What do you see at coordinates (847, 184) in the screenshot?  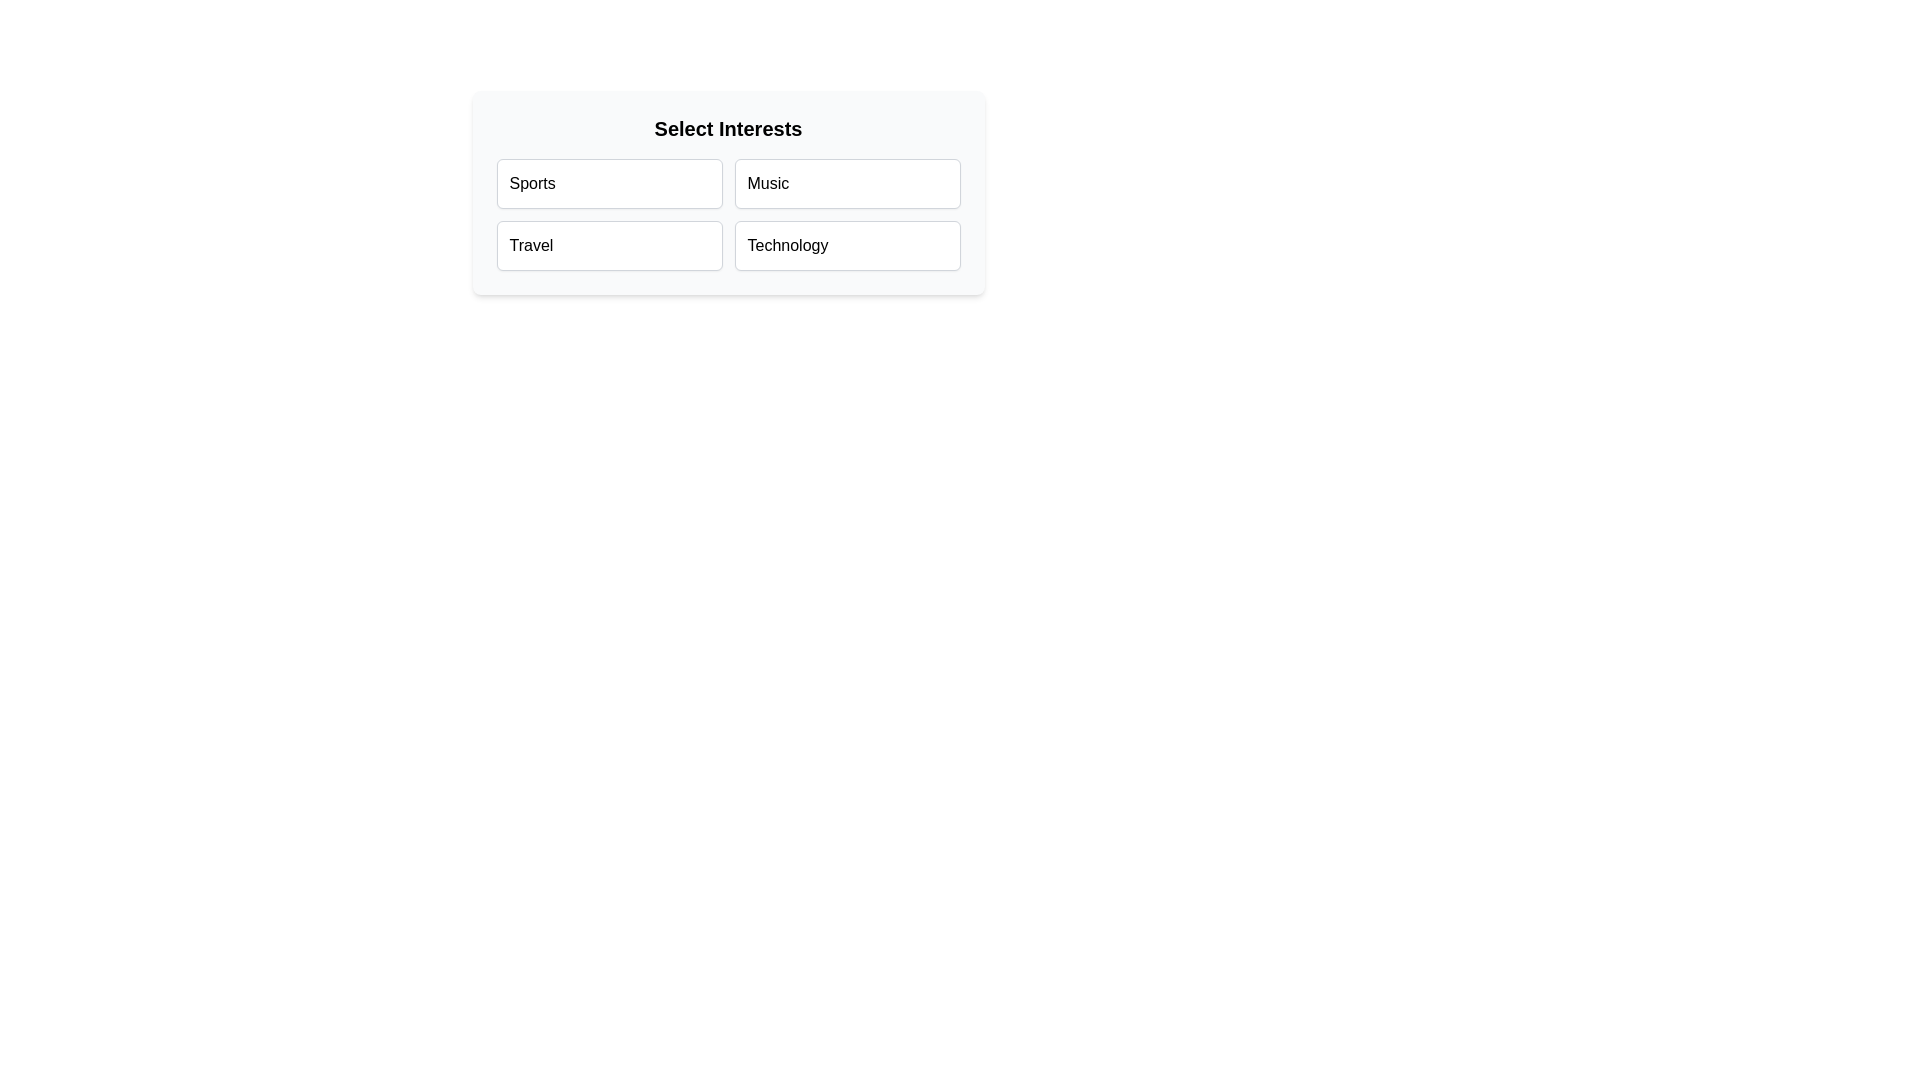 I see `the chip labeled Music` at bounding box center [847, 184].